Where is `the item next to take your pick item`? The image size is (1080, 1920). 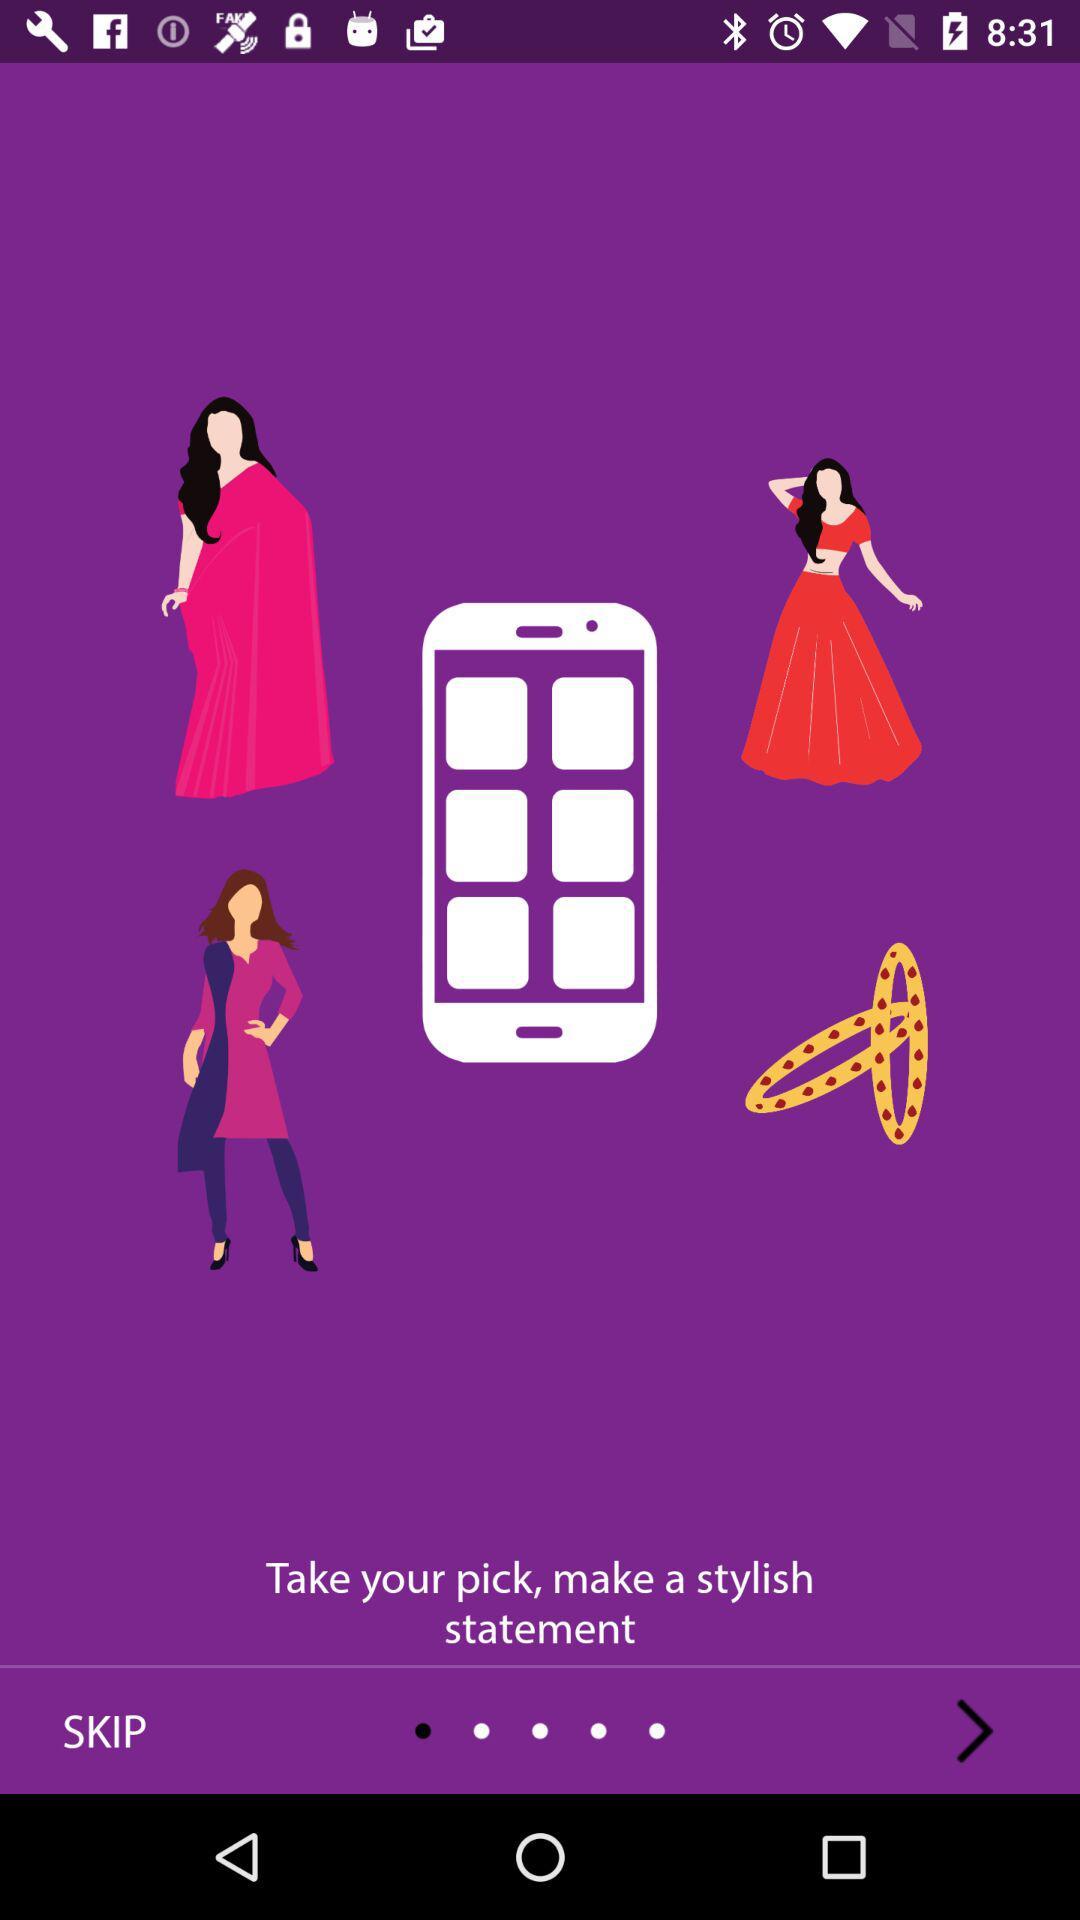 the item next to take your pick item is located at coordinates (974, 1730).